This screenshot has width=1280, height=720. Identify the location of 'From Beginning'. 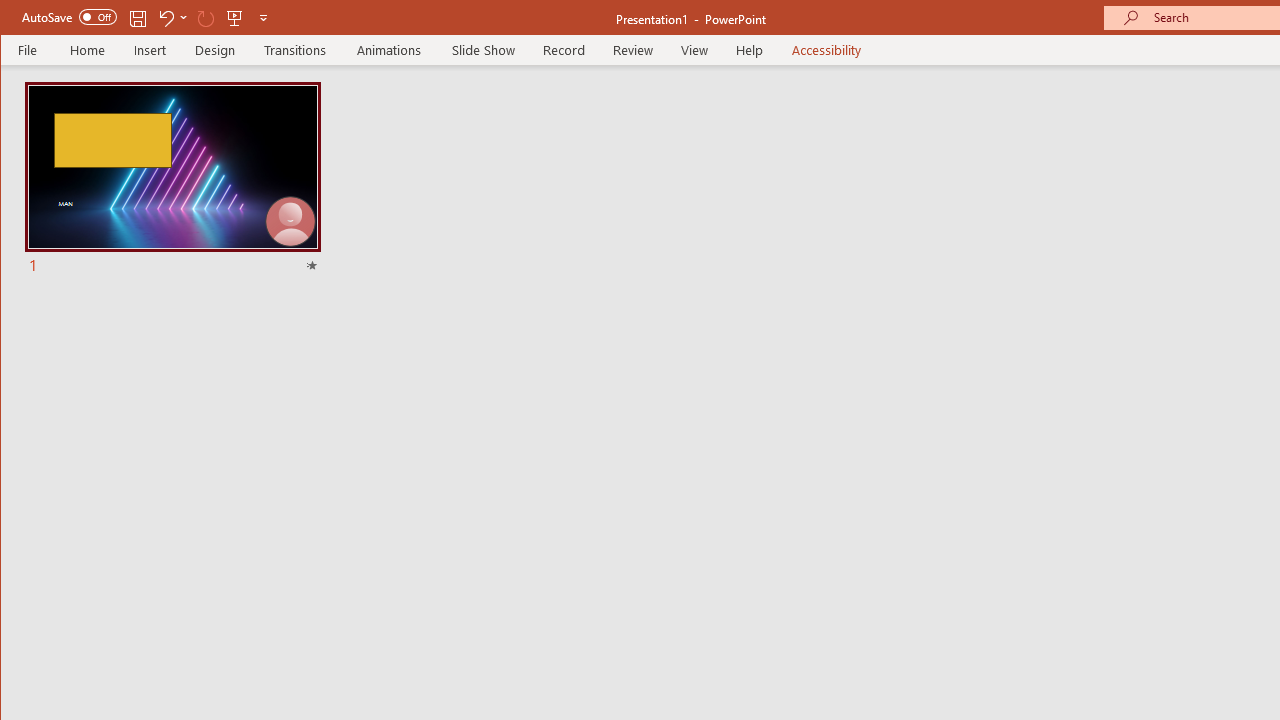
(235, 17).